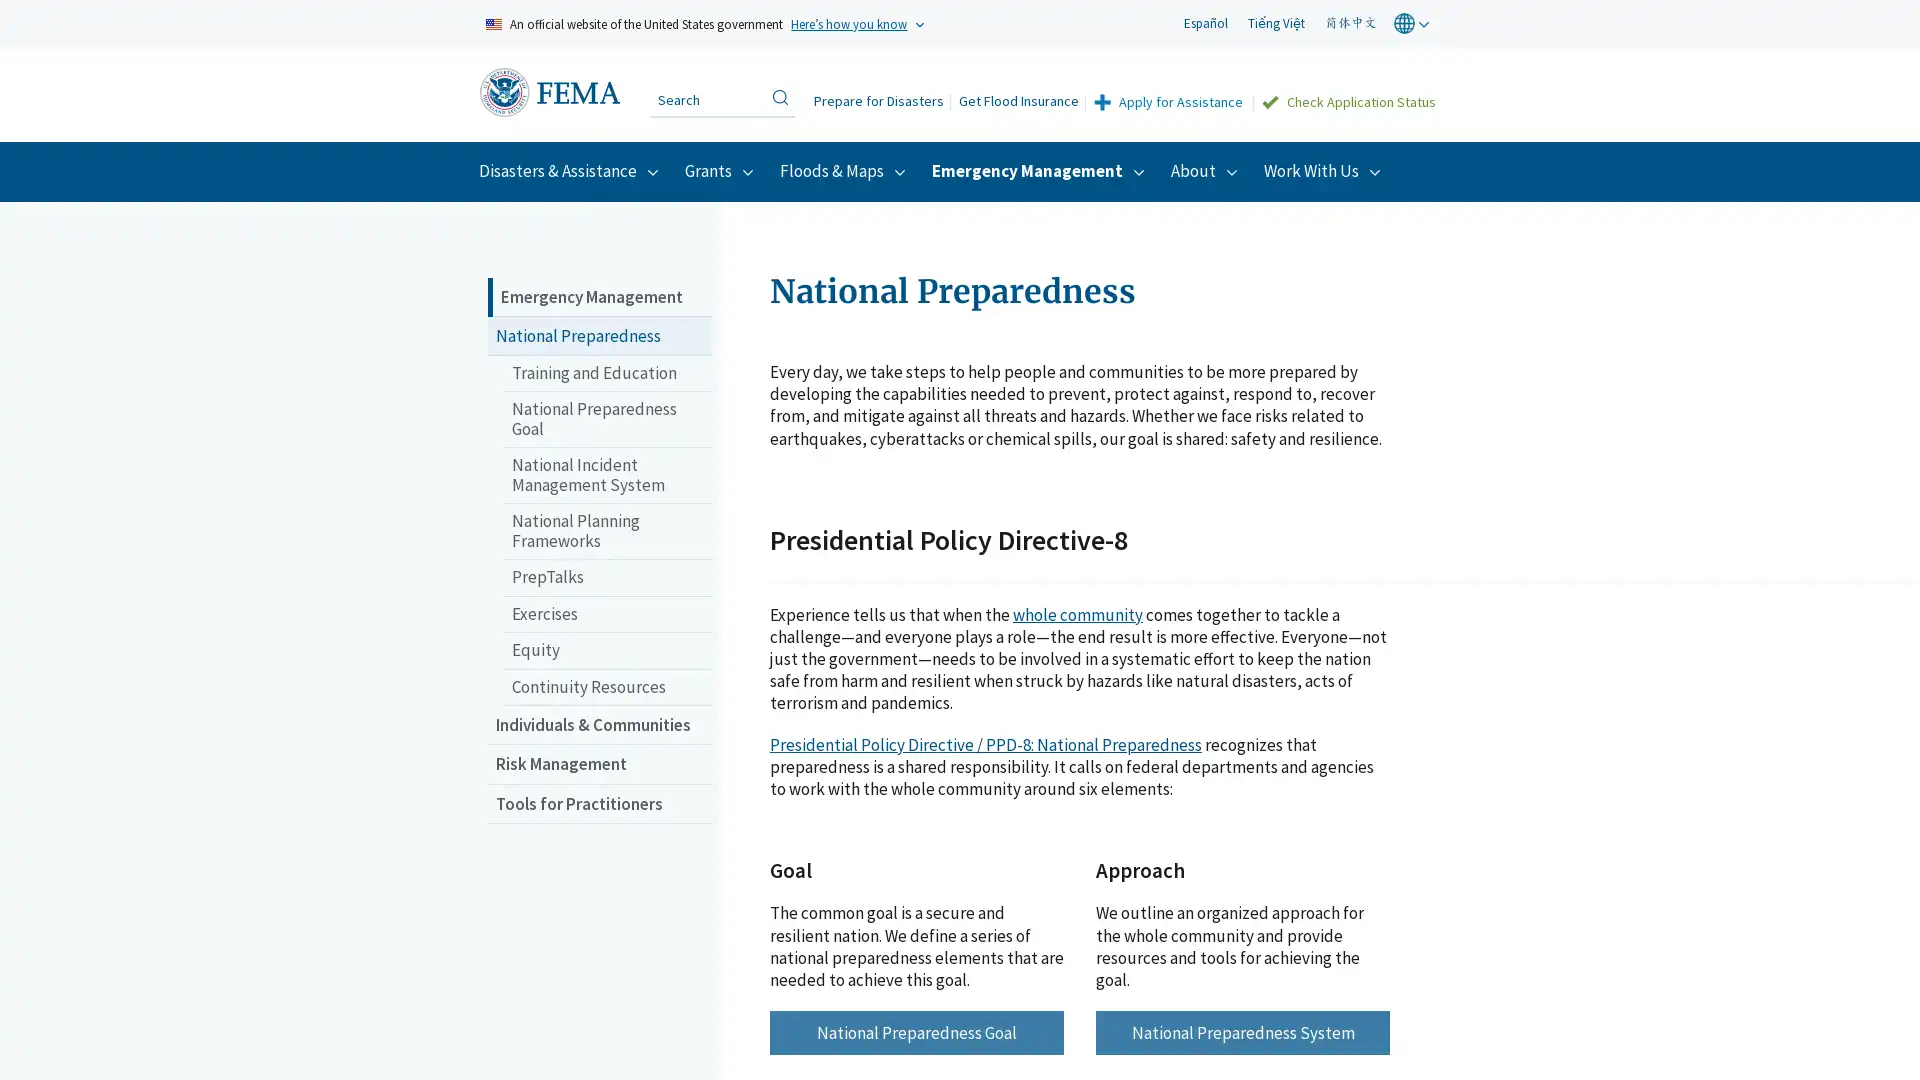 The image size is (1920, 1080). What do you see at coordinates (1325, 169) in the screenshot?
I see `Work With Us` at bounding box center [1325, 169].